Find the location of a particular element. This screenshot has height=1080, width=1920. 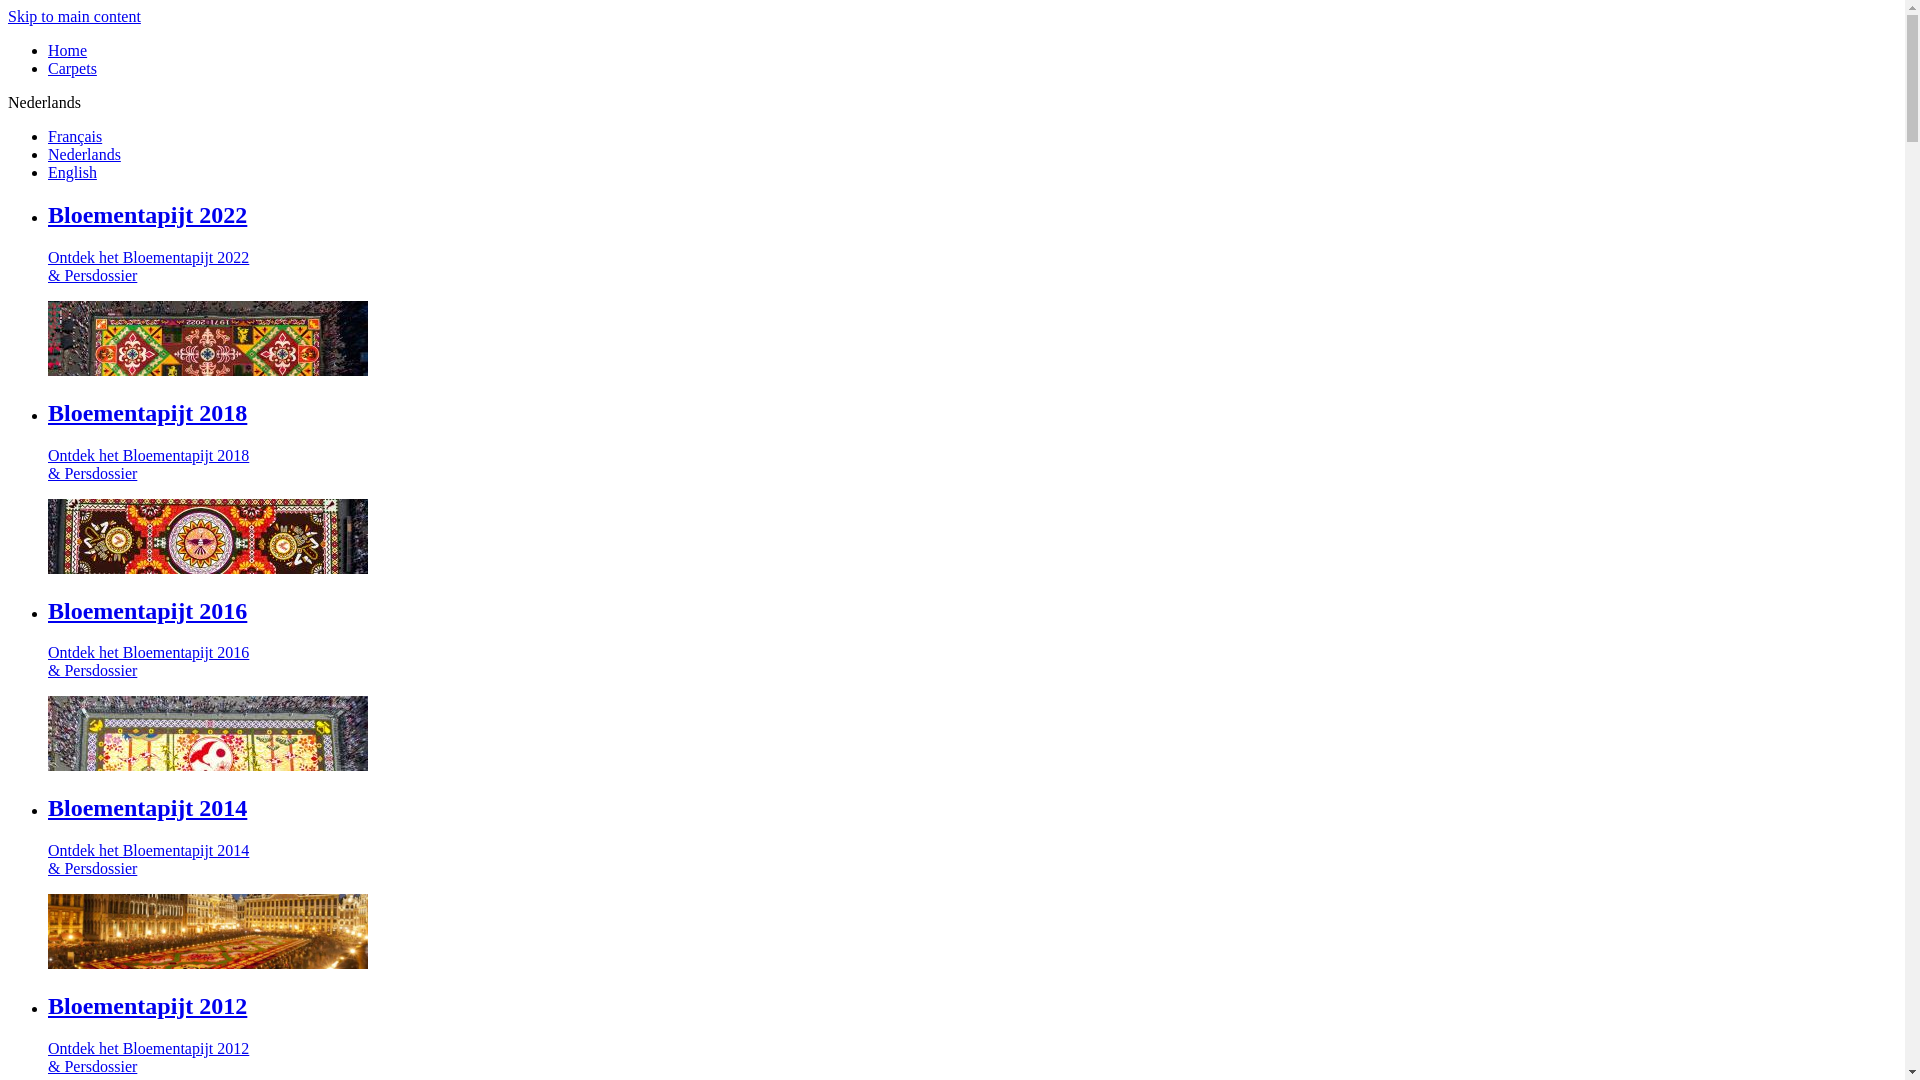

'Nederlands' is located at coordinates (83, 153).